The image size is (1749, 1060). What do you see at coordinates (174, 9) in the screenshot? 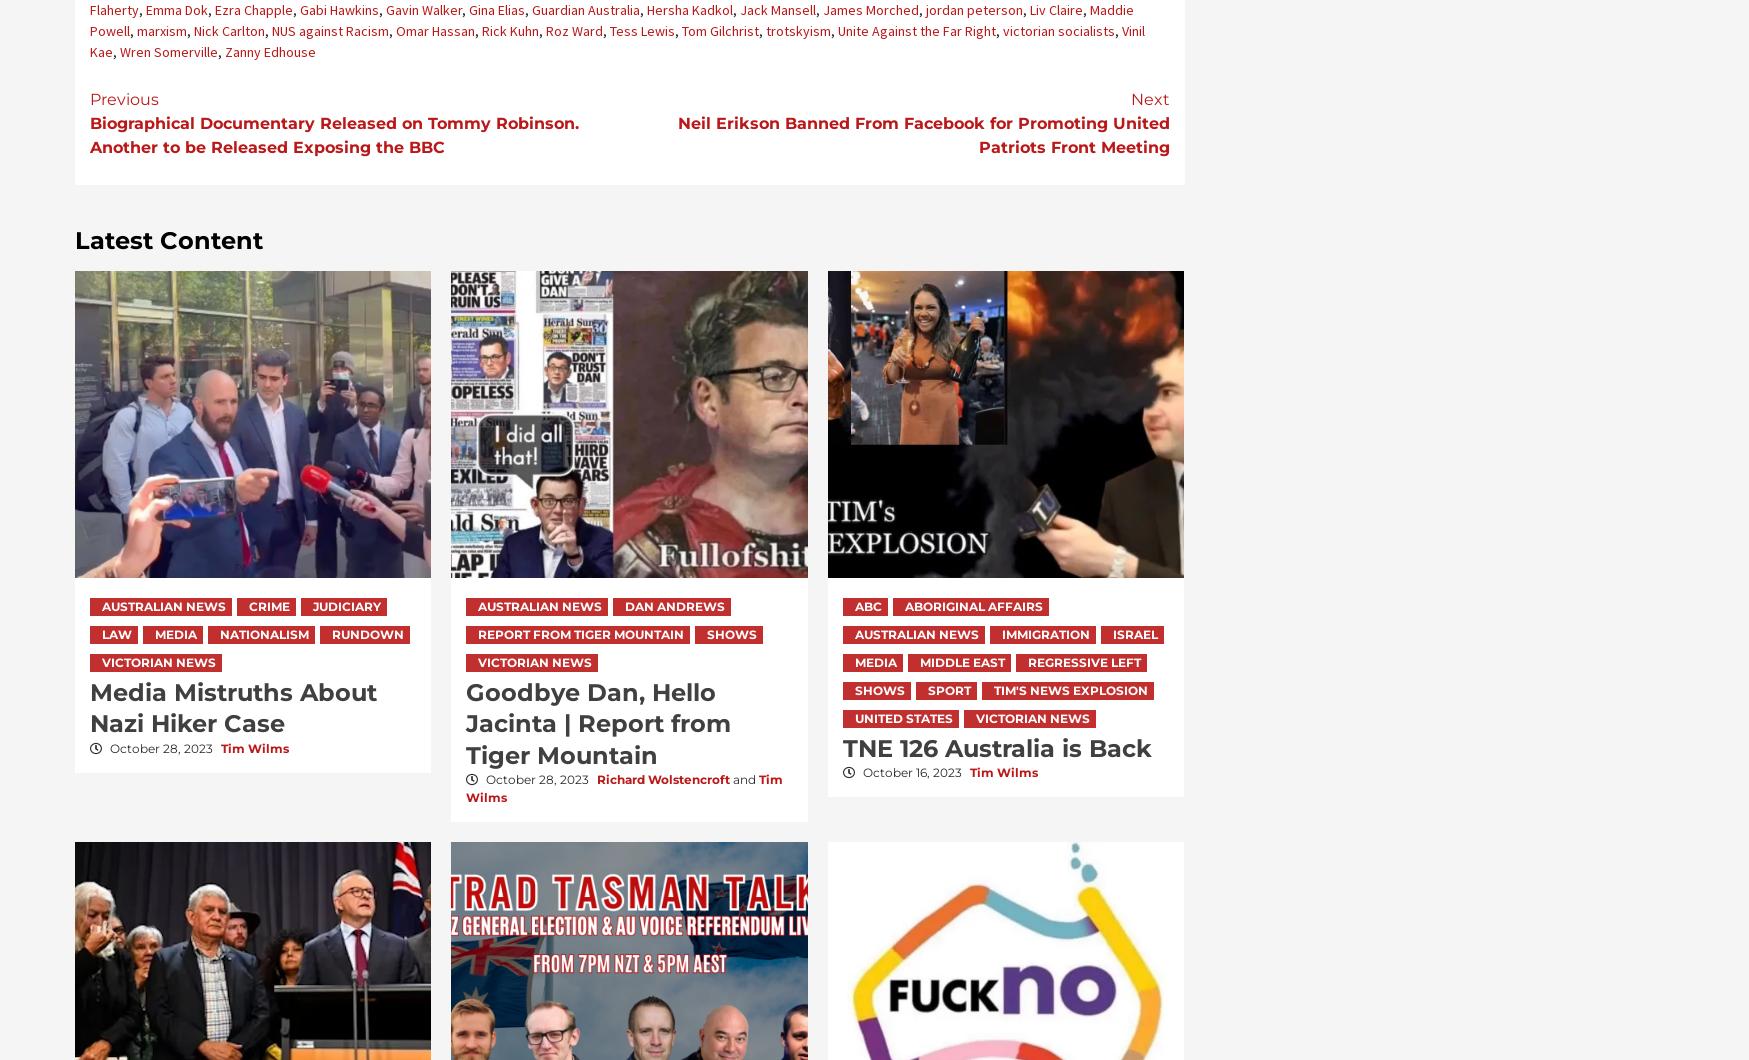
I see `'Emma Dok'` at bounding box center [174, 9].